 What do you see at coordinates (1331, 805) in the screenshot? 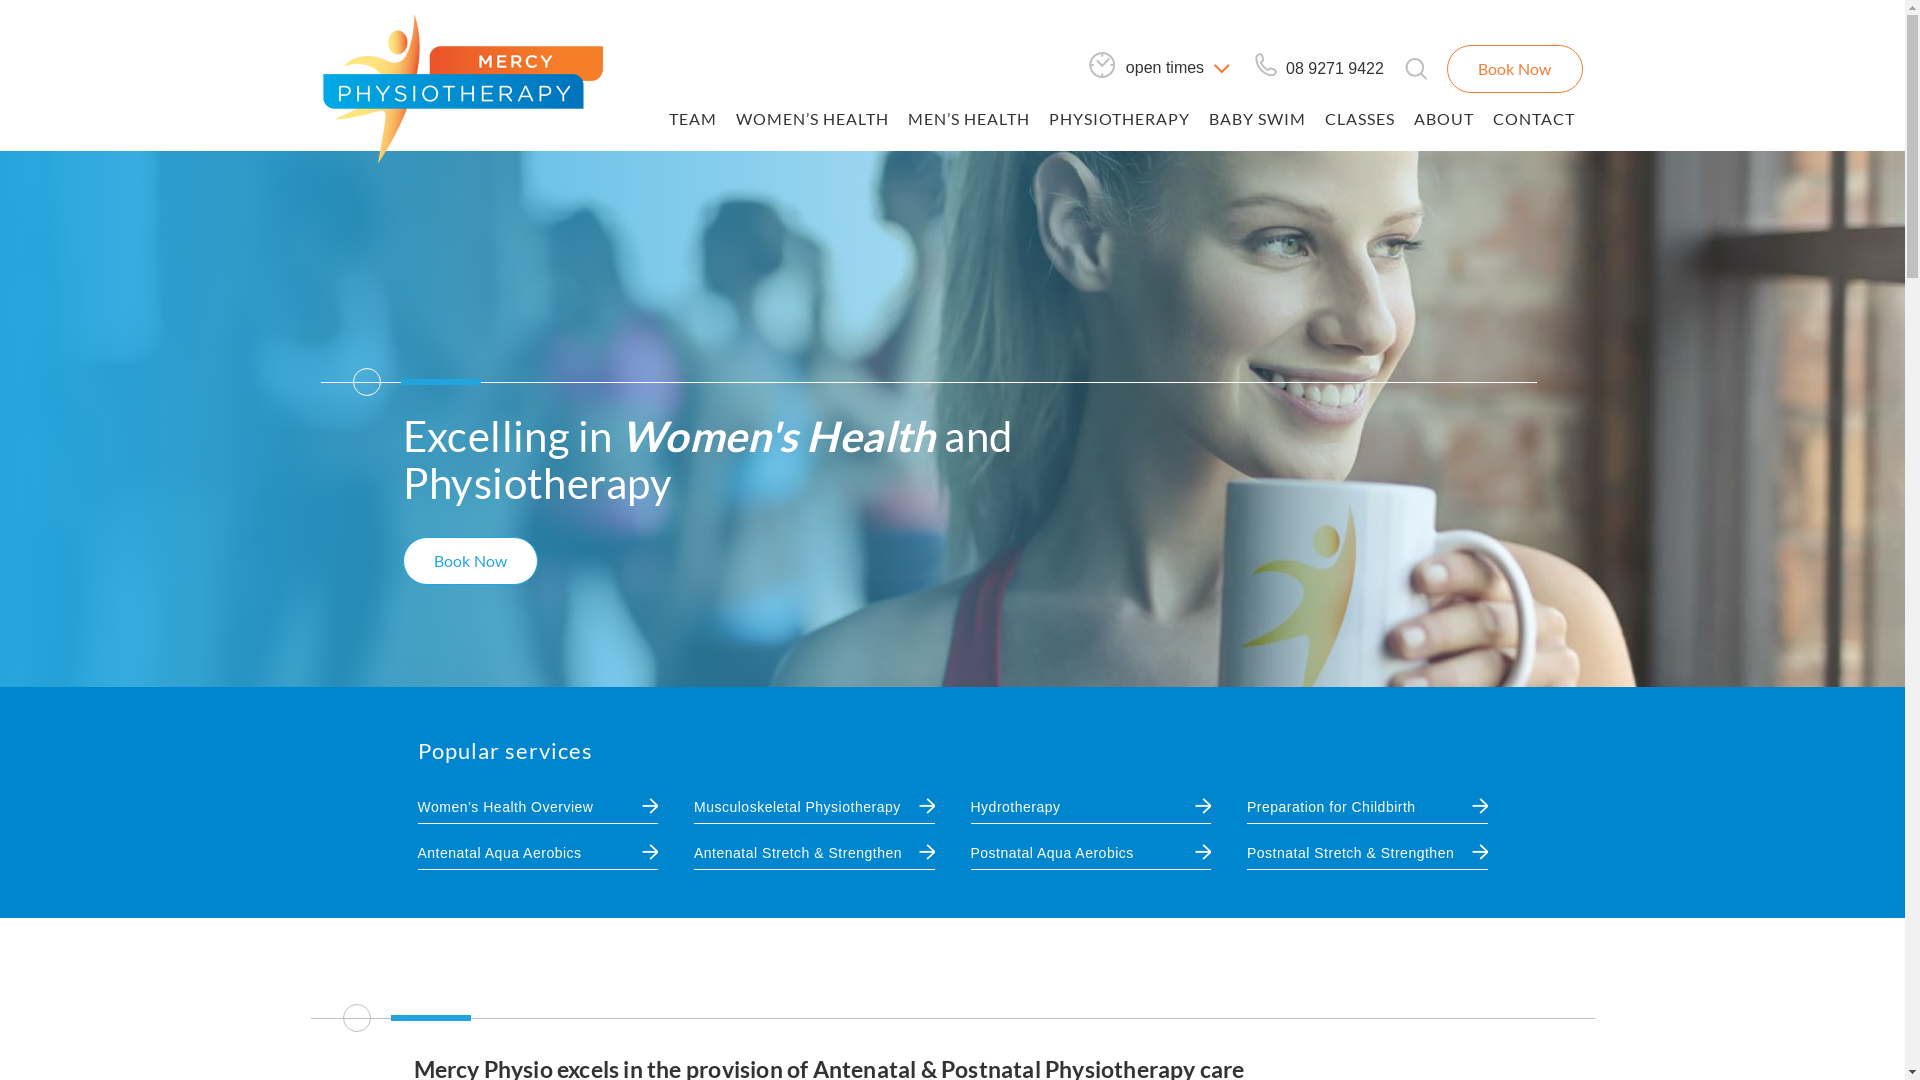
I see `'Preparation for Childbirth'` at bounding box center [1331, 805].